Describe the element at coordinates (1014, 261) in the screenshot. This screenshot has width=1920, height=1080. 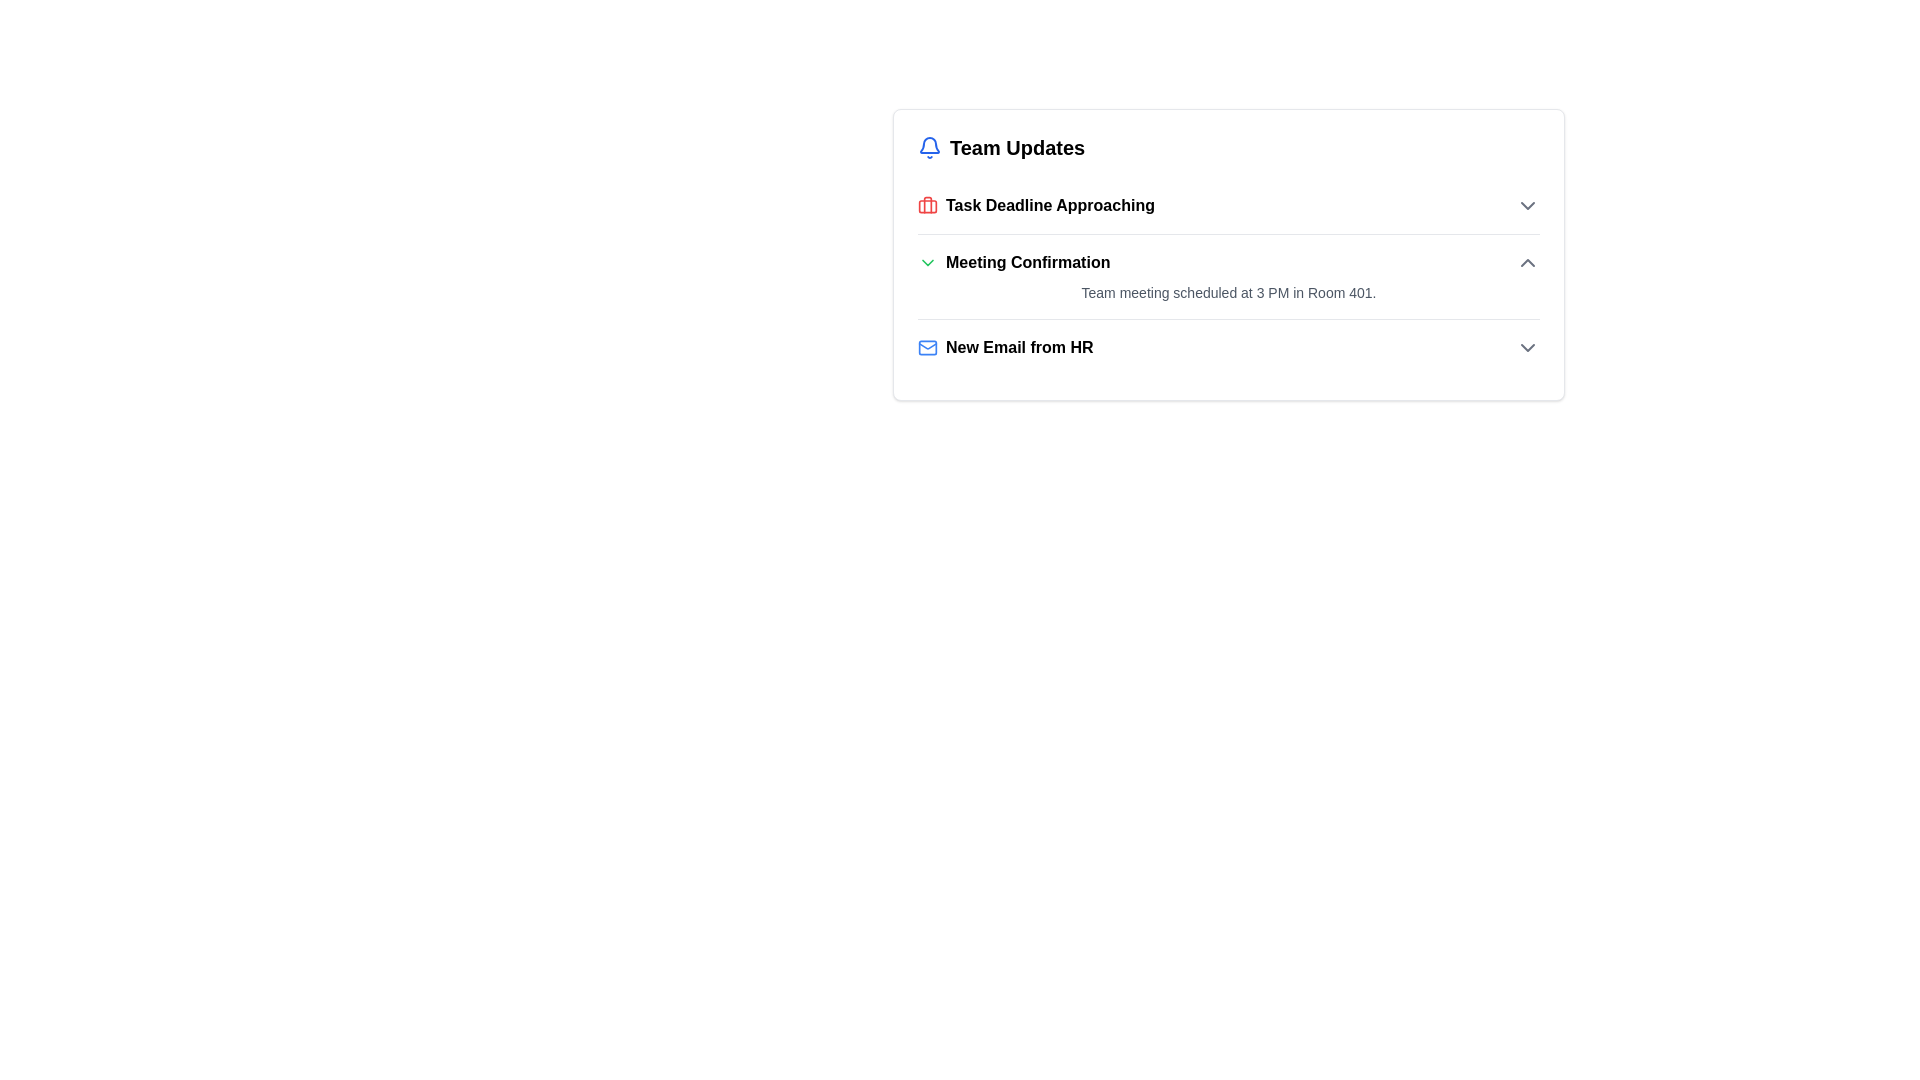
I see `text label 'Meeting Confirmation' located in the notification box titled 'Team Updates', positioned between 'Task Deadline Approaching' and 'New Email from HR'` at that location.